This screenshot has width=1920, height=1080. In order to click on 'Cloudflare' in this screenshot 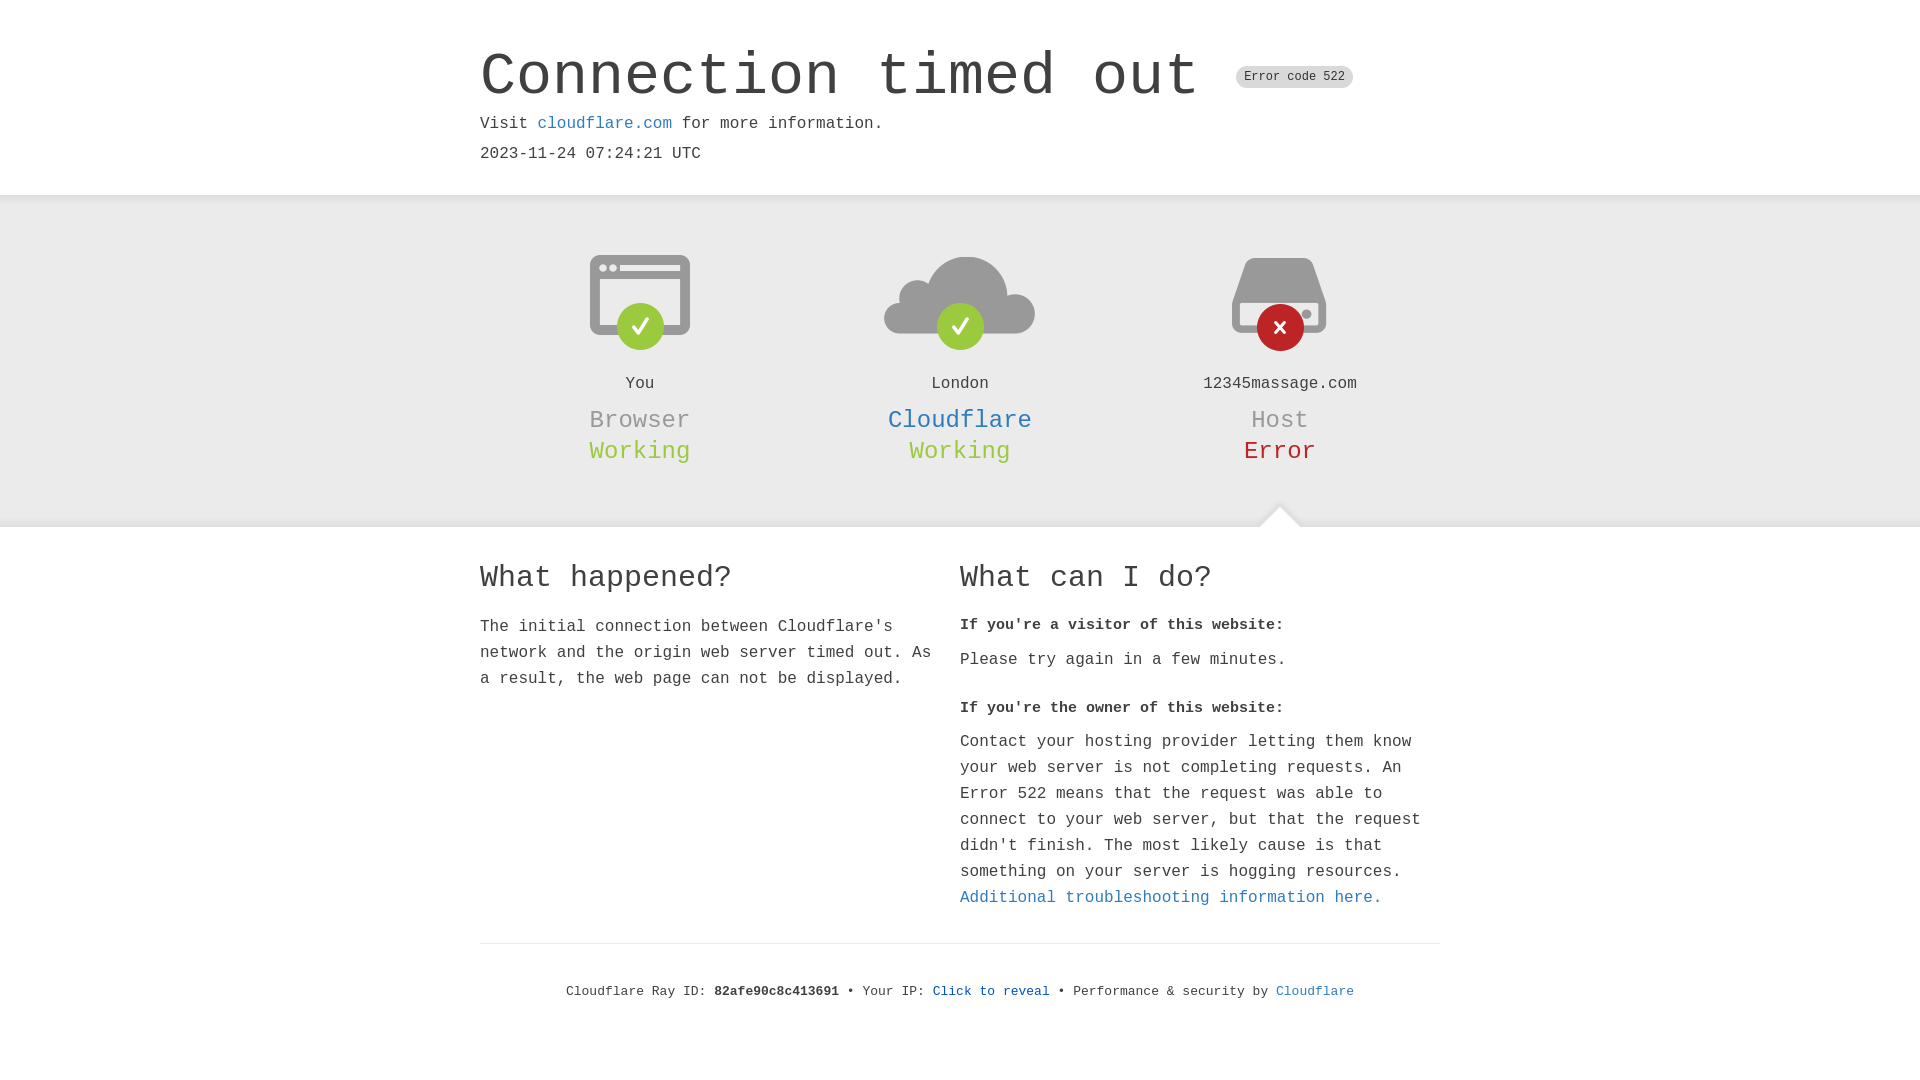, I will do `click(1275, 991)`.